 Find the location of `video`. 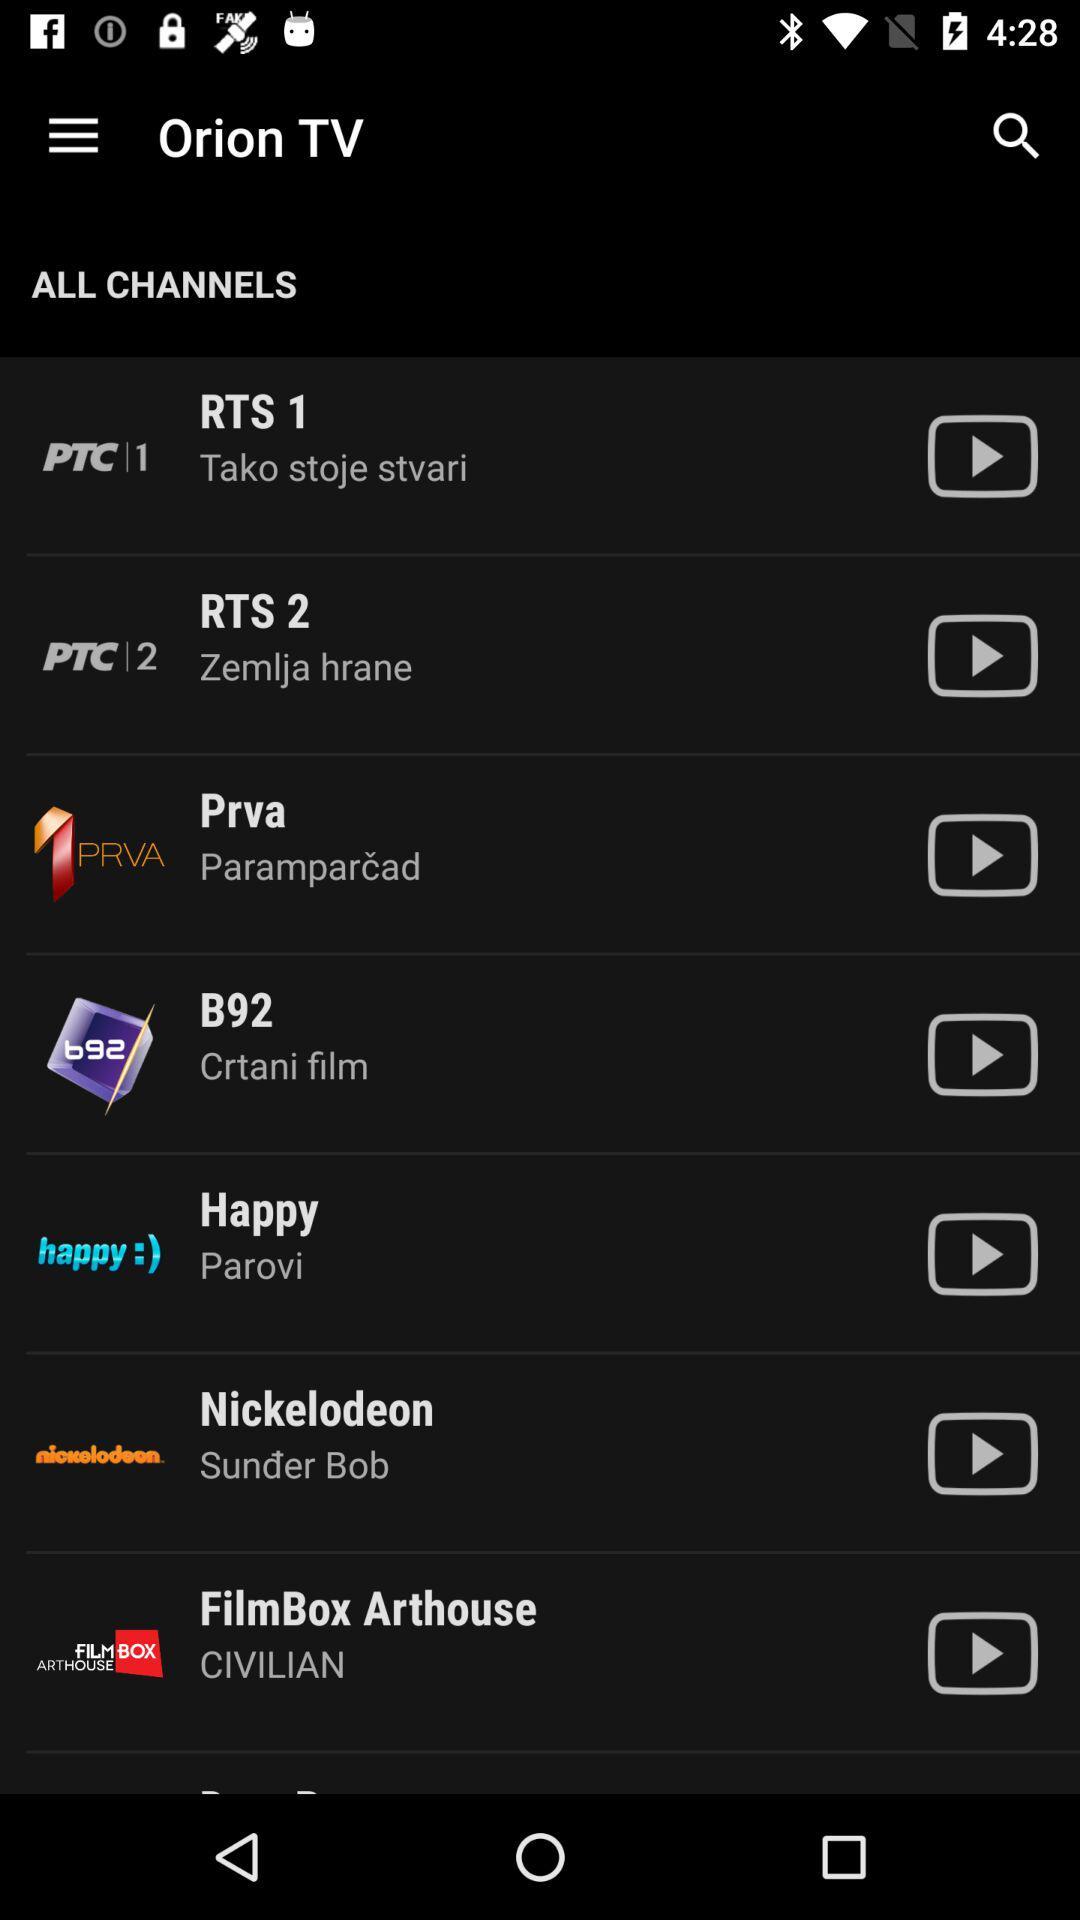

video is located at coordinates (981, 1253).